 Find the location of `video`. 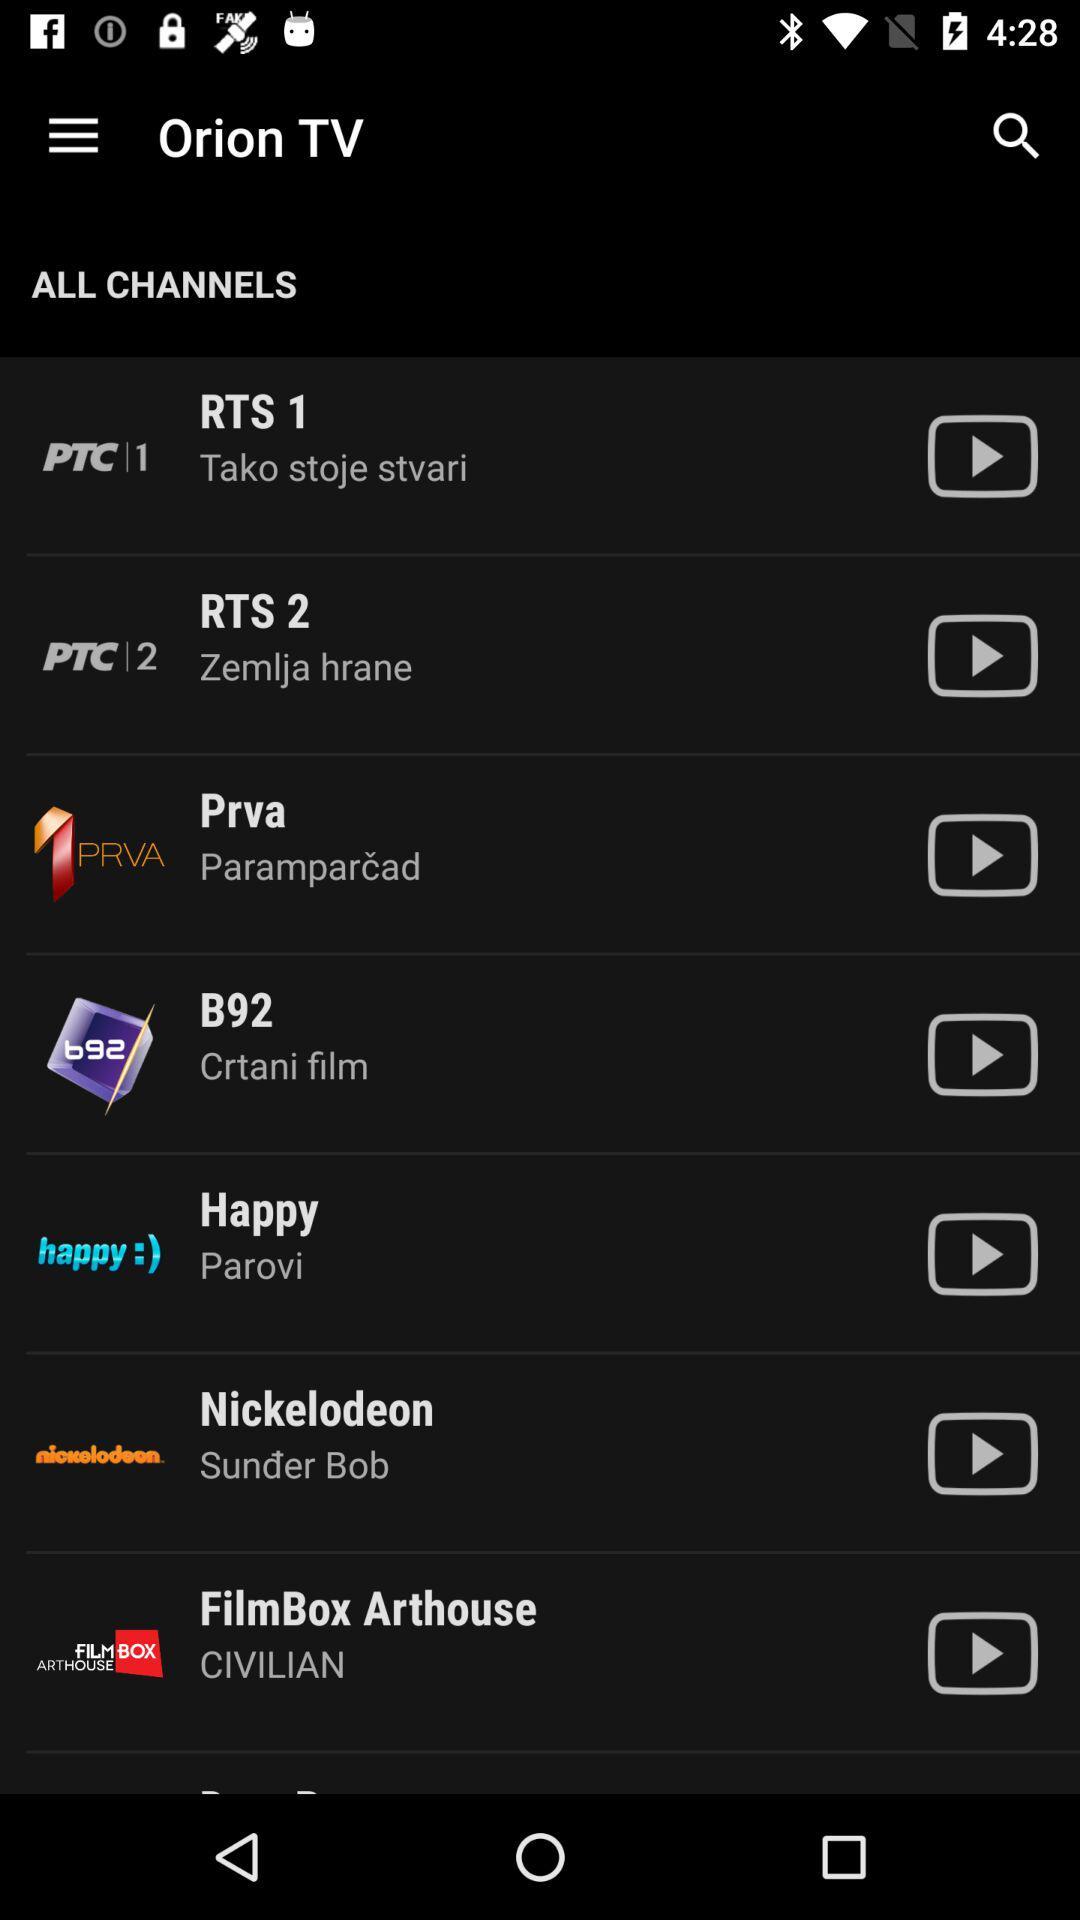

video is located at coordinates (981, 1253).